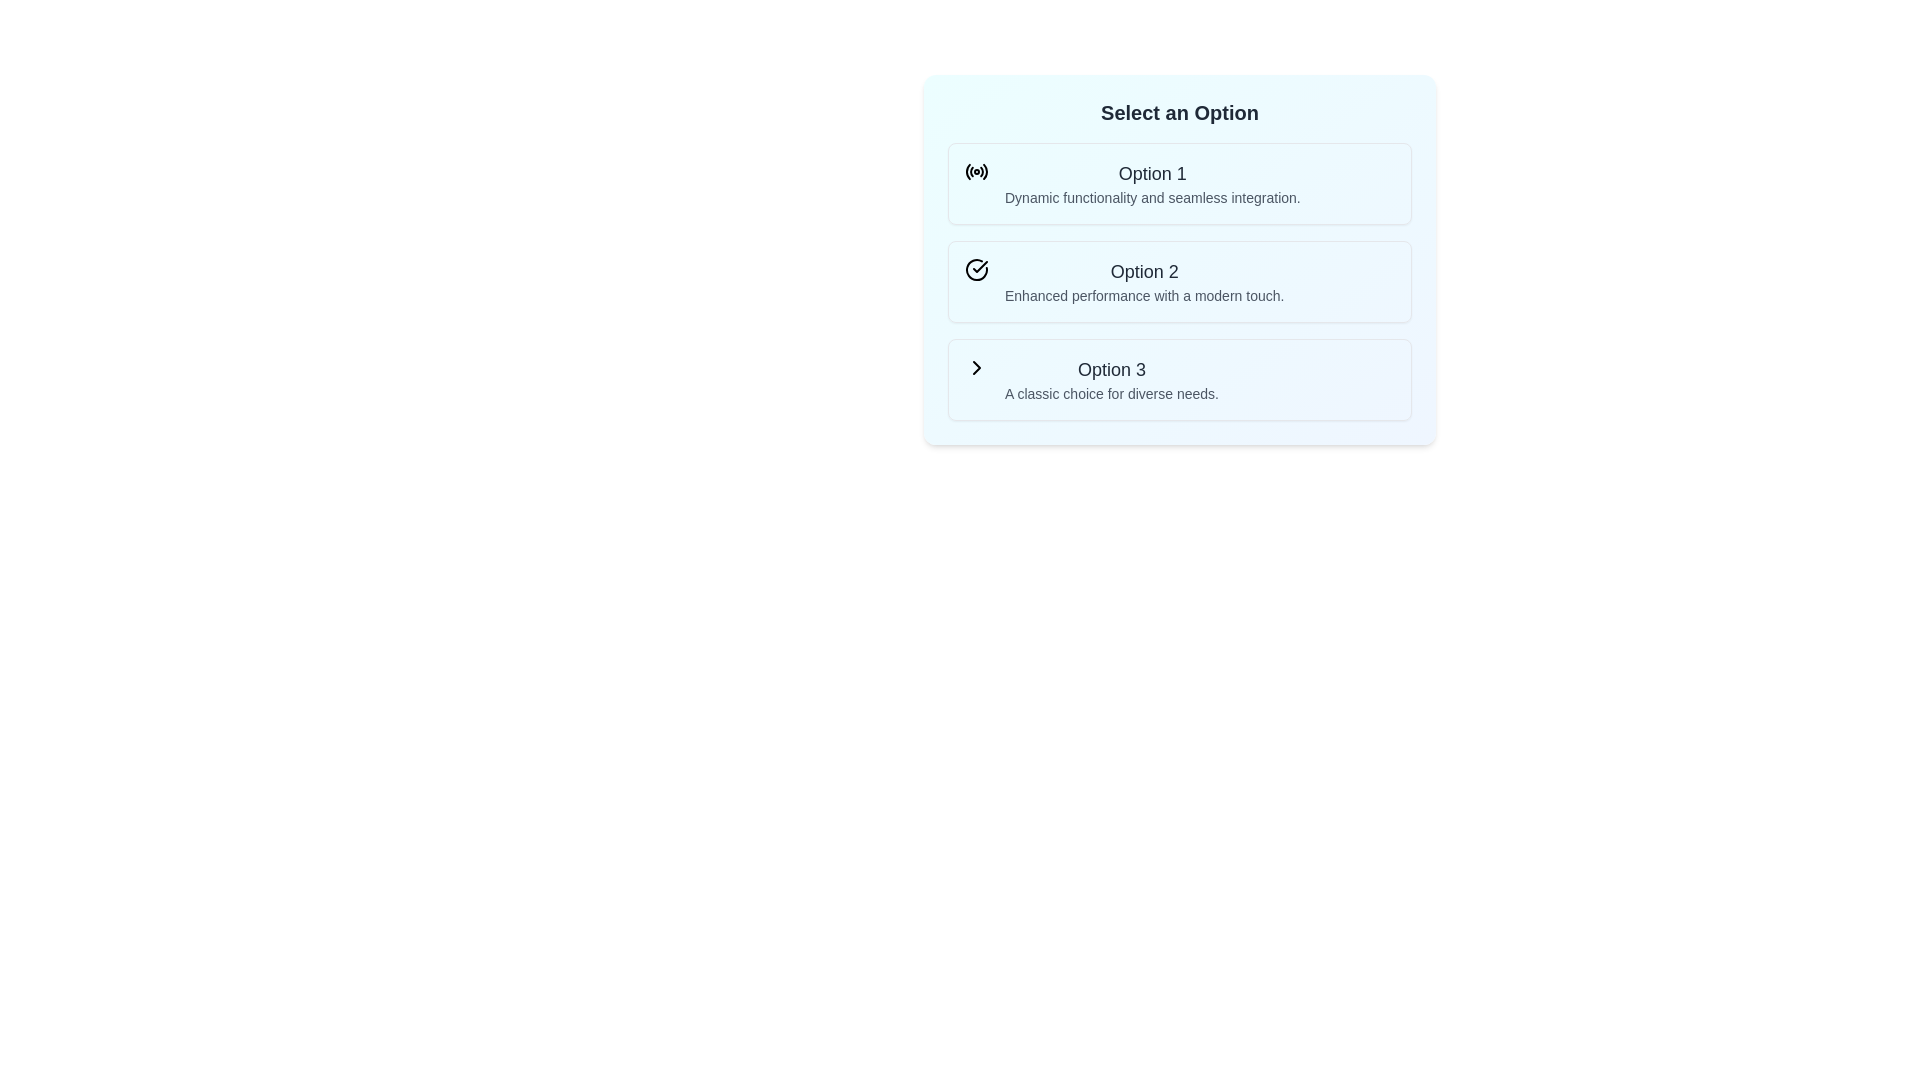 This screenshot has height=1080, width=1920. I want to click on the information block for 'Option 1' in the selection panel, which displays the title and description of the first choice, so click(1152, 184).